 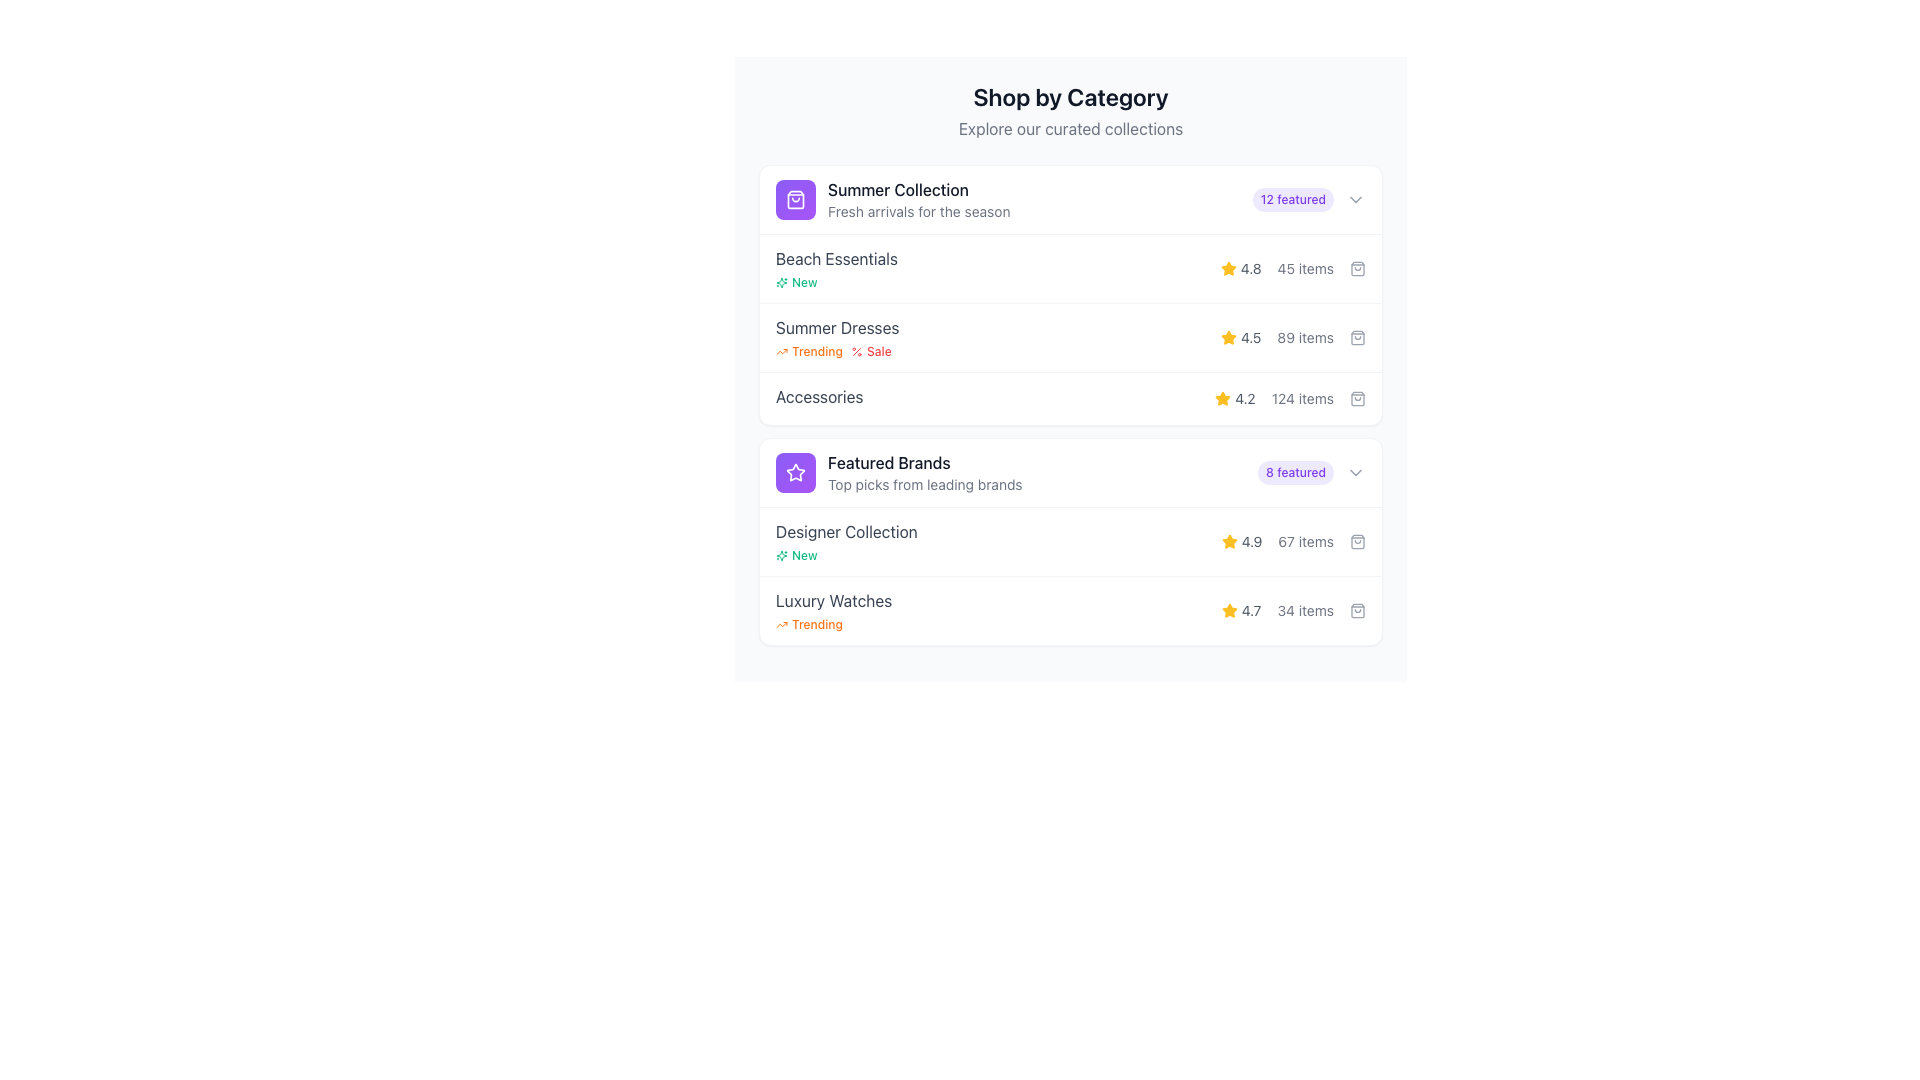 What do you see at coordinates (846, 531) in the screenshot?
I see `the text label 'Designer Collection' which is styled in gray and changes to violet on hover, located under 'Featured Brands' above the smaller text 'New'` at bounding box center [846, 531].